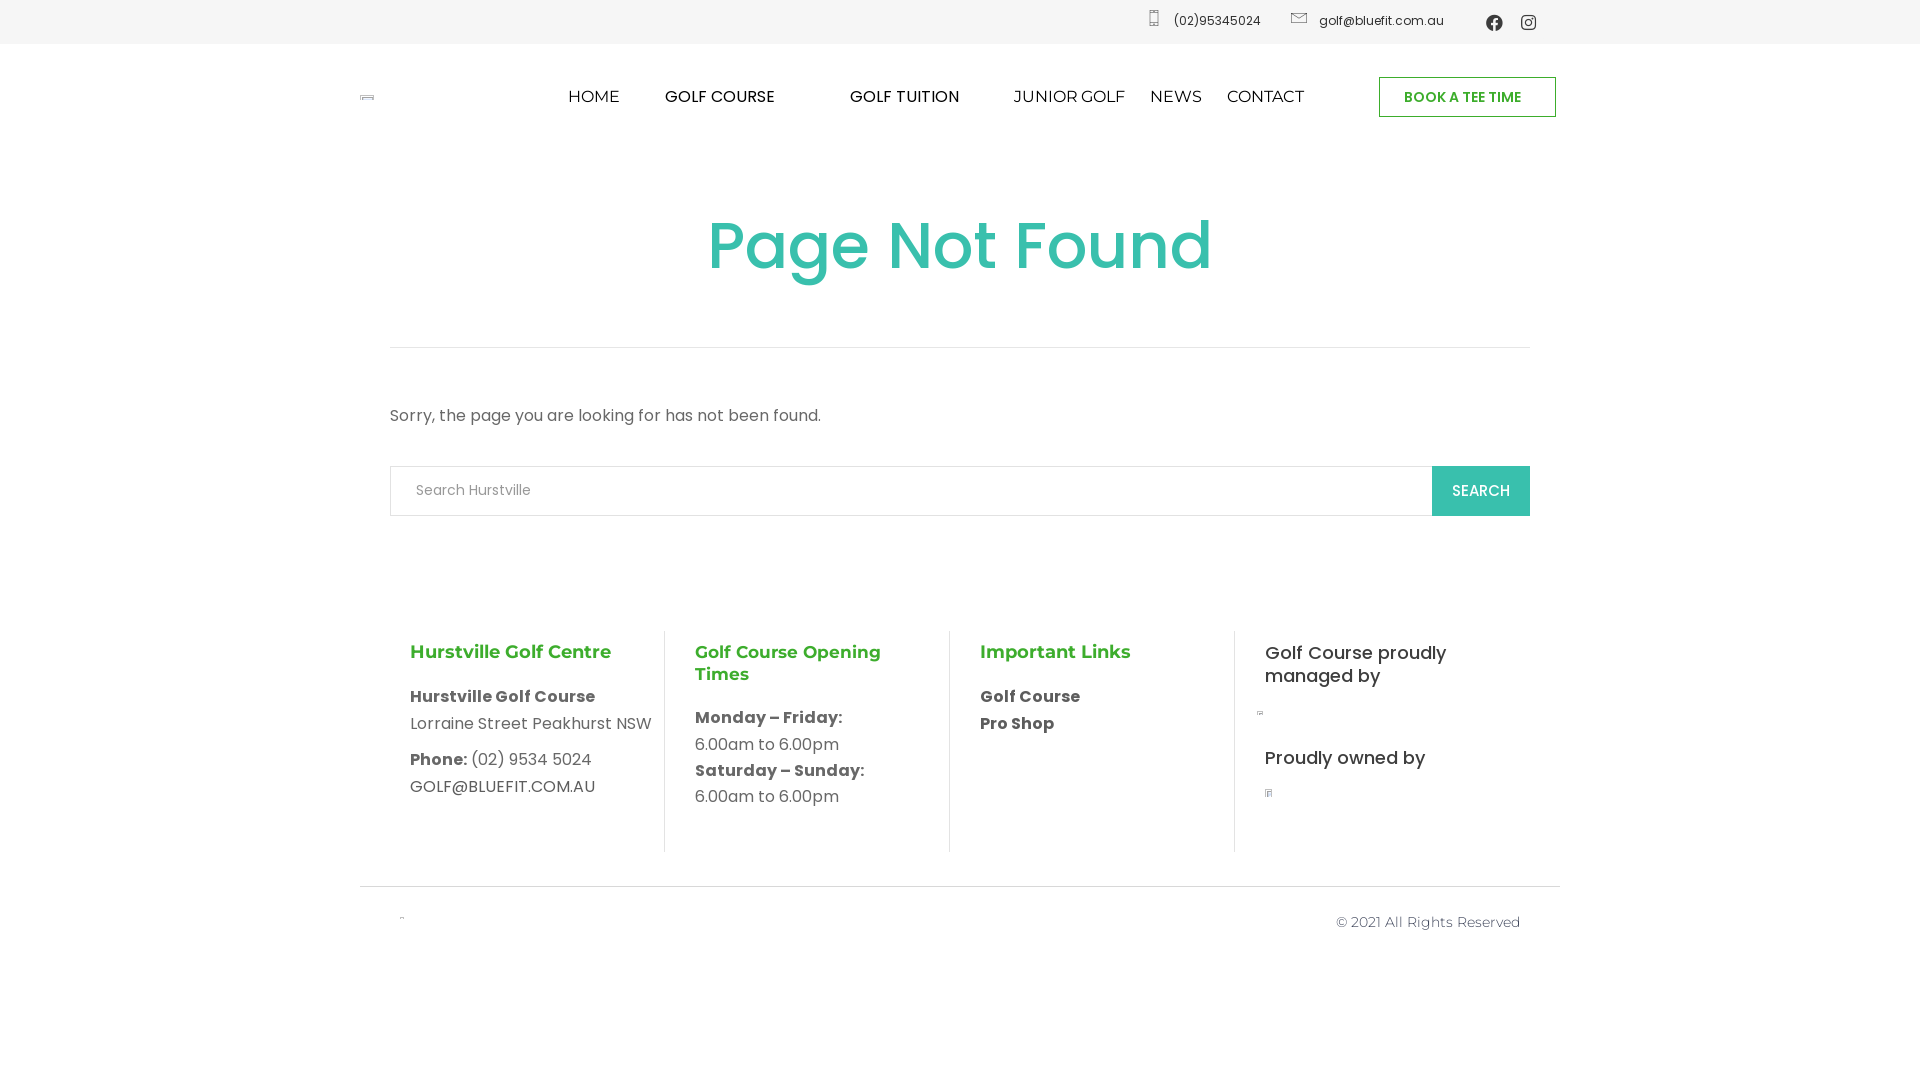 The width and height of the screenshot is (1920, 1080). Describe the element at coordinates (1264, 96) in the screenshot. I see `'CONTACT'` at that location.